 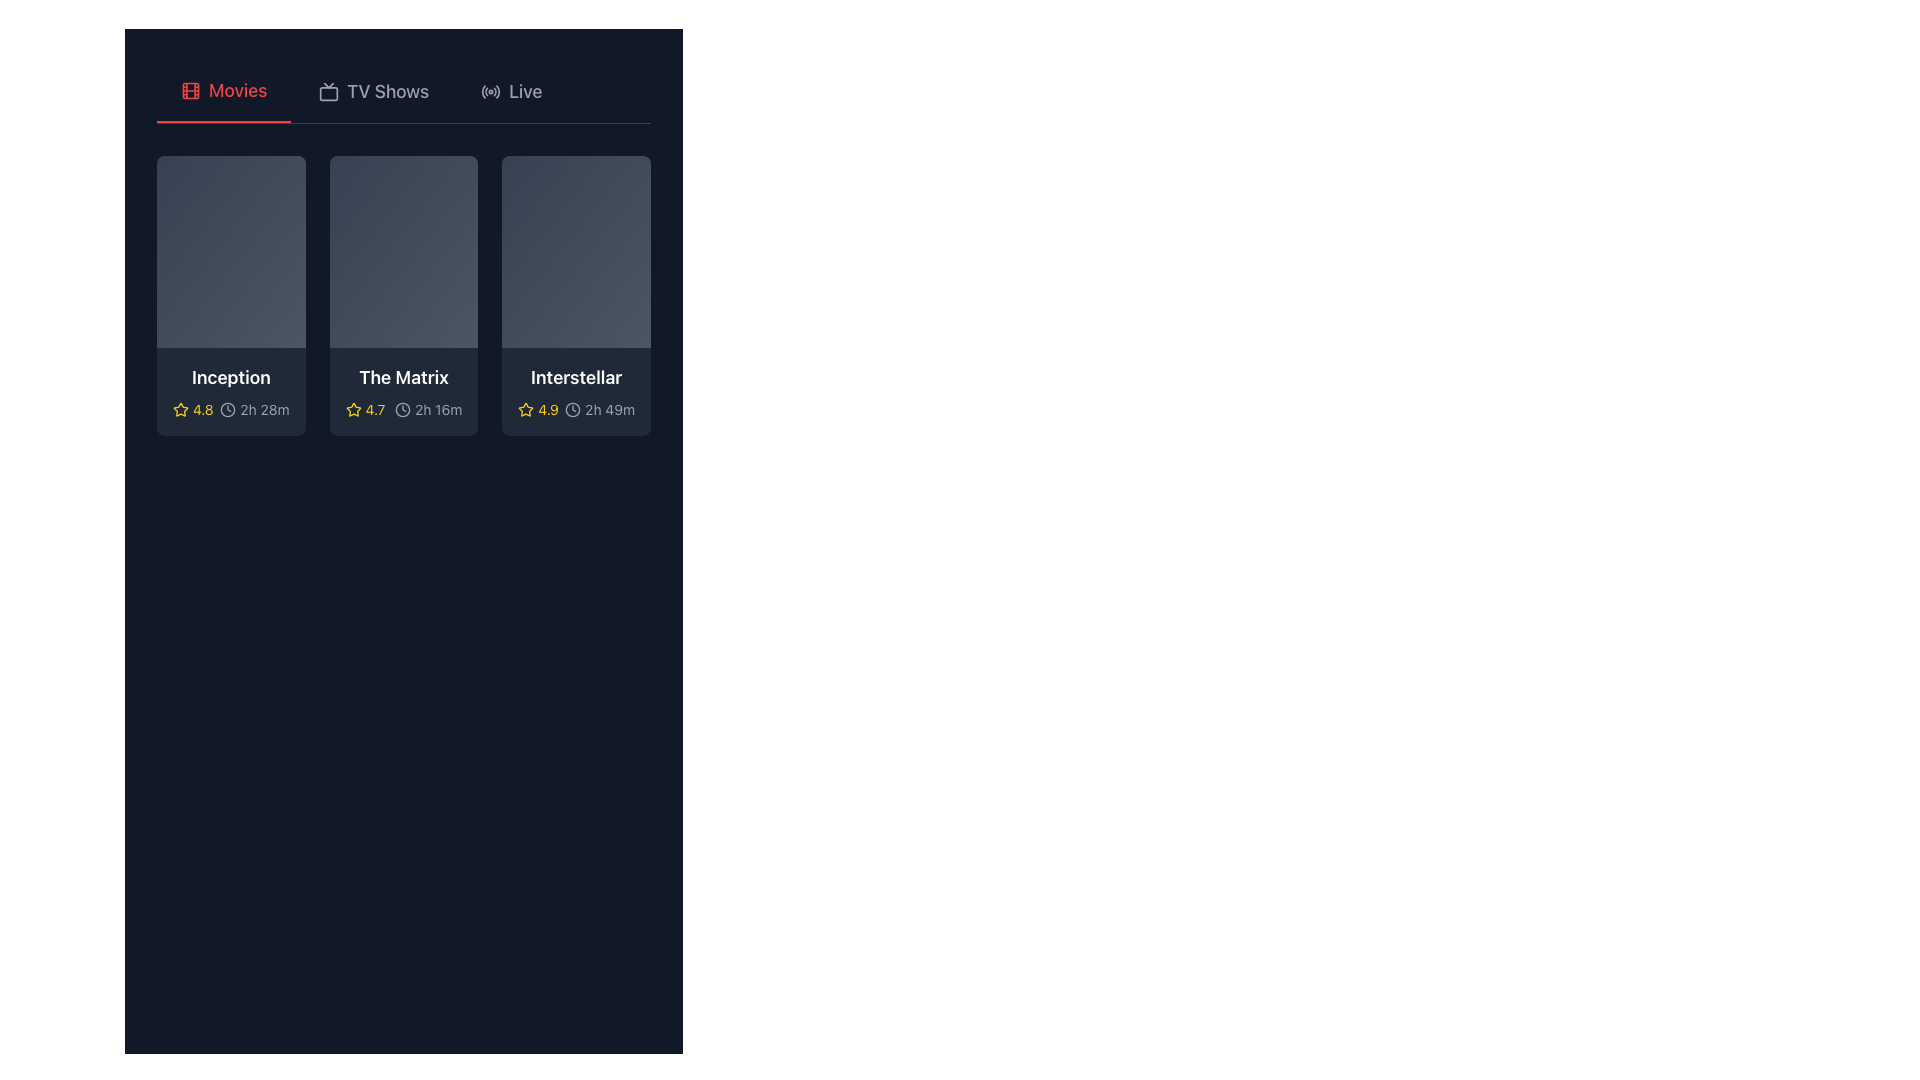 I want to click on the visual indicator icon for the 'TV Shows' menu item located in the second section of the horizontal navigation menu, positioned to the left of the 'TV Shows' text, so click(x=329, y=92).